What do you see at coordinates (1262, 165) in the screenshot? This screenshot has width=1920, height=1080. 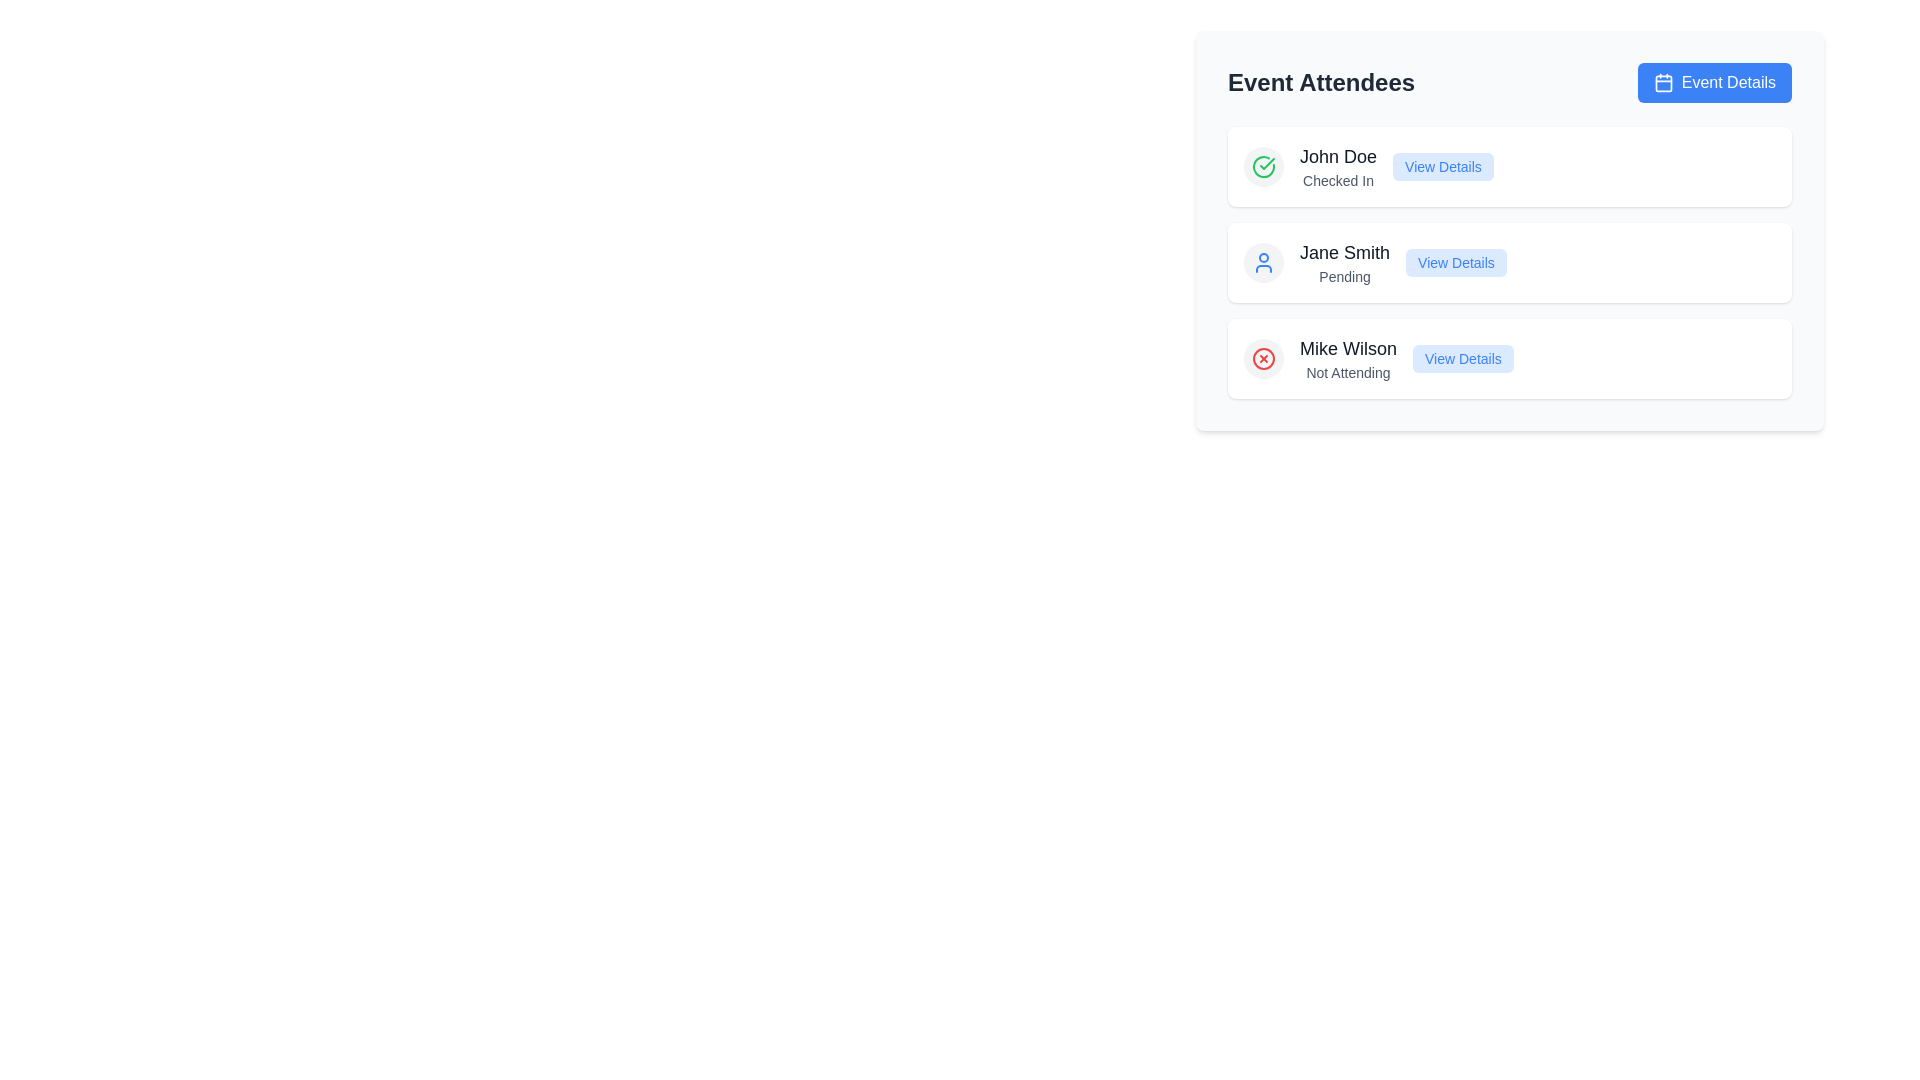 I see `the 'Checked In' status icon located to the left of the text 'John Doe' in the 'Event Attendees' section` at bounding box center [1262, 165].